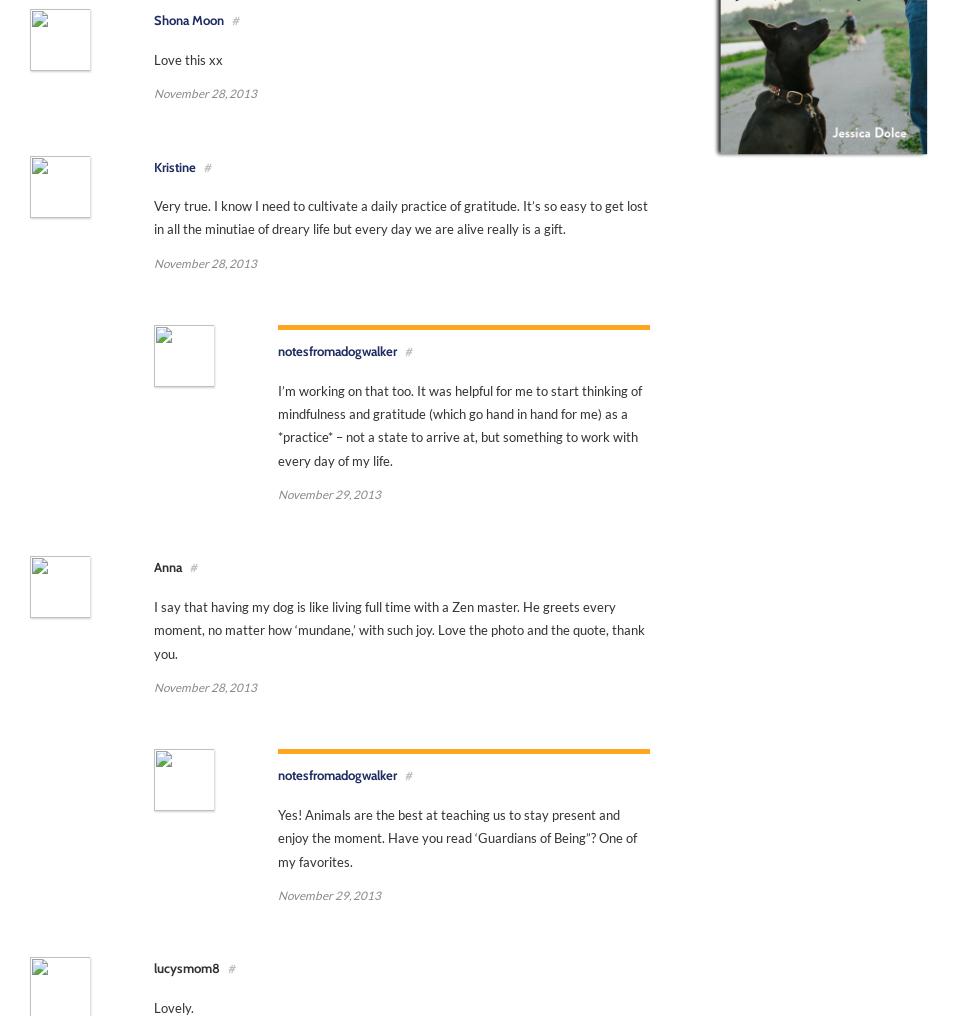  What do you see at coordinates (398, 629) in the screenshot?
I see `'I say that having my dog is like living full time with a Zen master. He greets every moment, no matter how ‘mundane,’ with such joy. Love the photo and the quote, thank you.'` at bounding box center [398, 629].